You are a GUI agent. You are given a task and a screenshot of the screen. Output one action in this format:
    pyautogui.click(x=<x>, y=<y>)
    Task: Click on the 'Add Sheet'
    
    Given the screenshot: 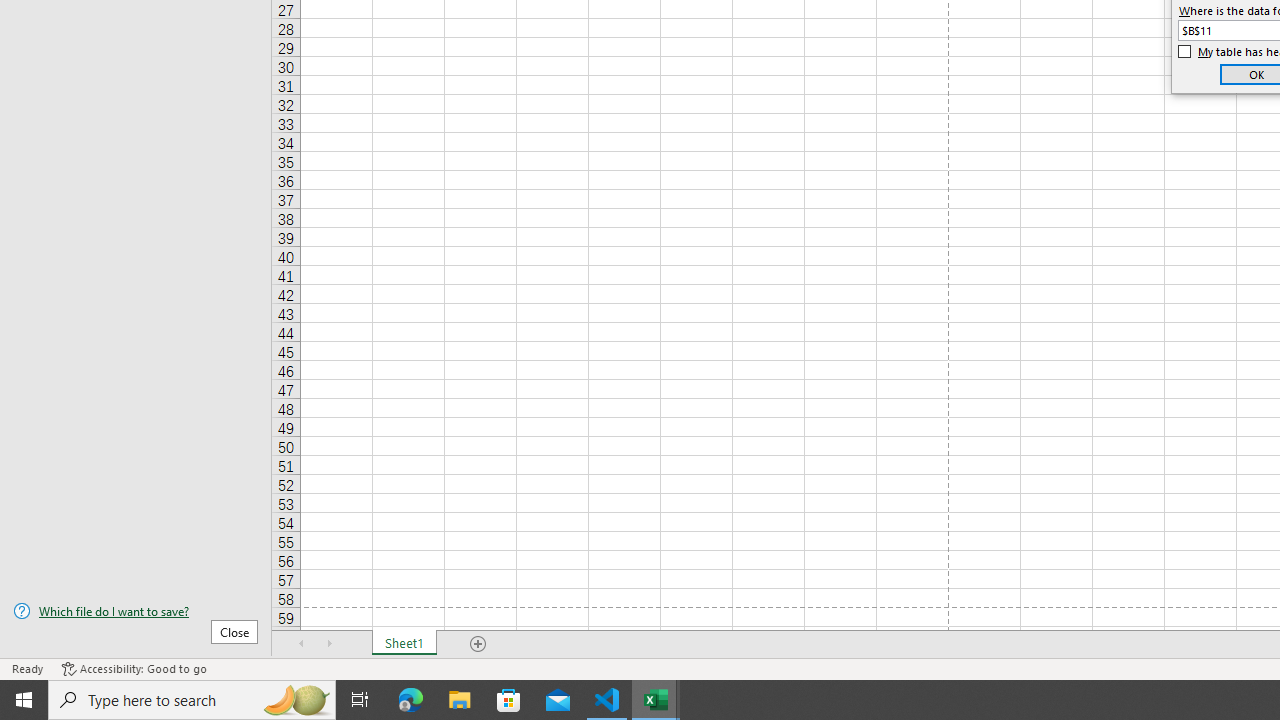 What is the action you would take?
    pyautogui.click(x=477, y=644)
    